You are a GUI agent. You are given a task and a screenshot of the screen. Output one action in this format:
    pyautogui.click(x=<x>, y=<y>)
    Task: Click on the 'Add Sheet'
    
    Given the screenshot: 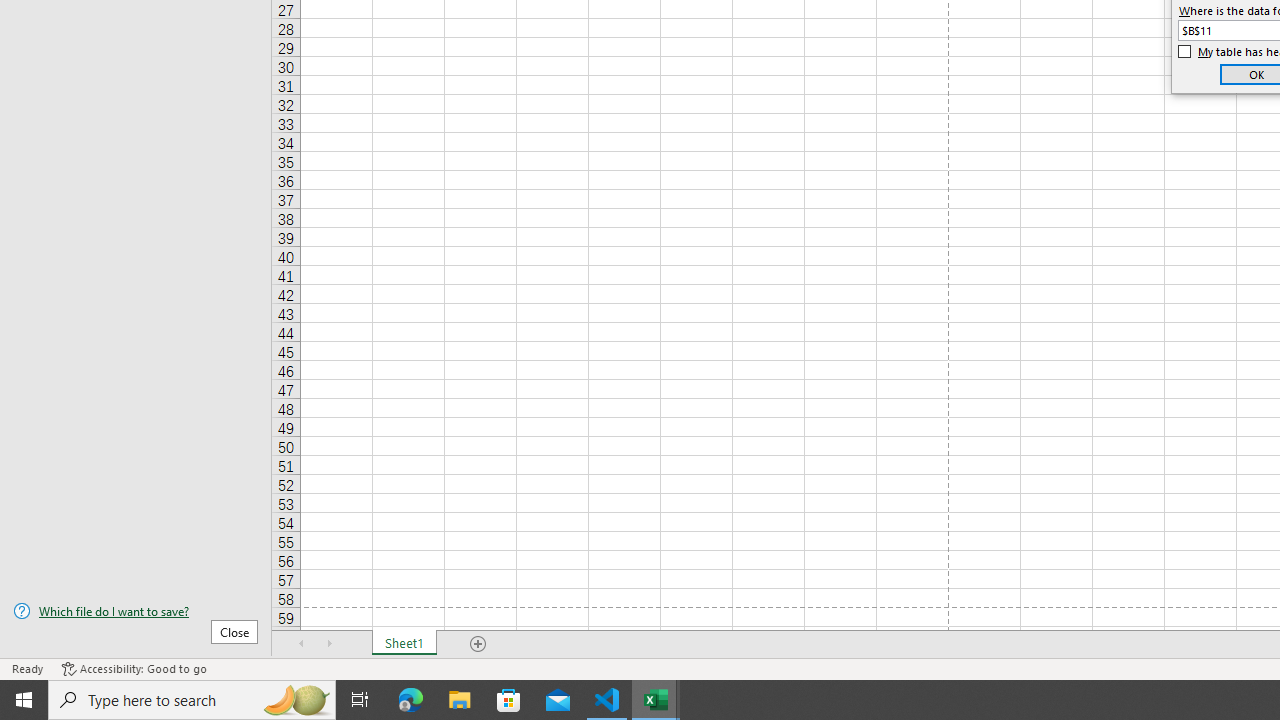 What is the action you would take?
    pyautogui.click(x=477, y=644)
    